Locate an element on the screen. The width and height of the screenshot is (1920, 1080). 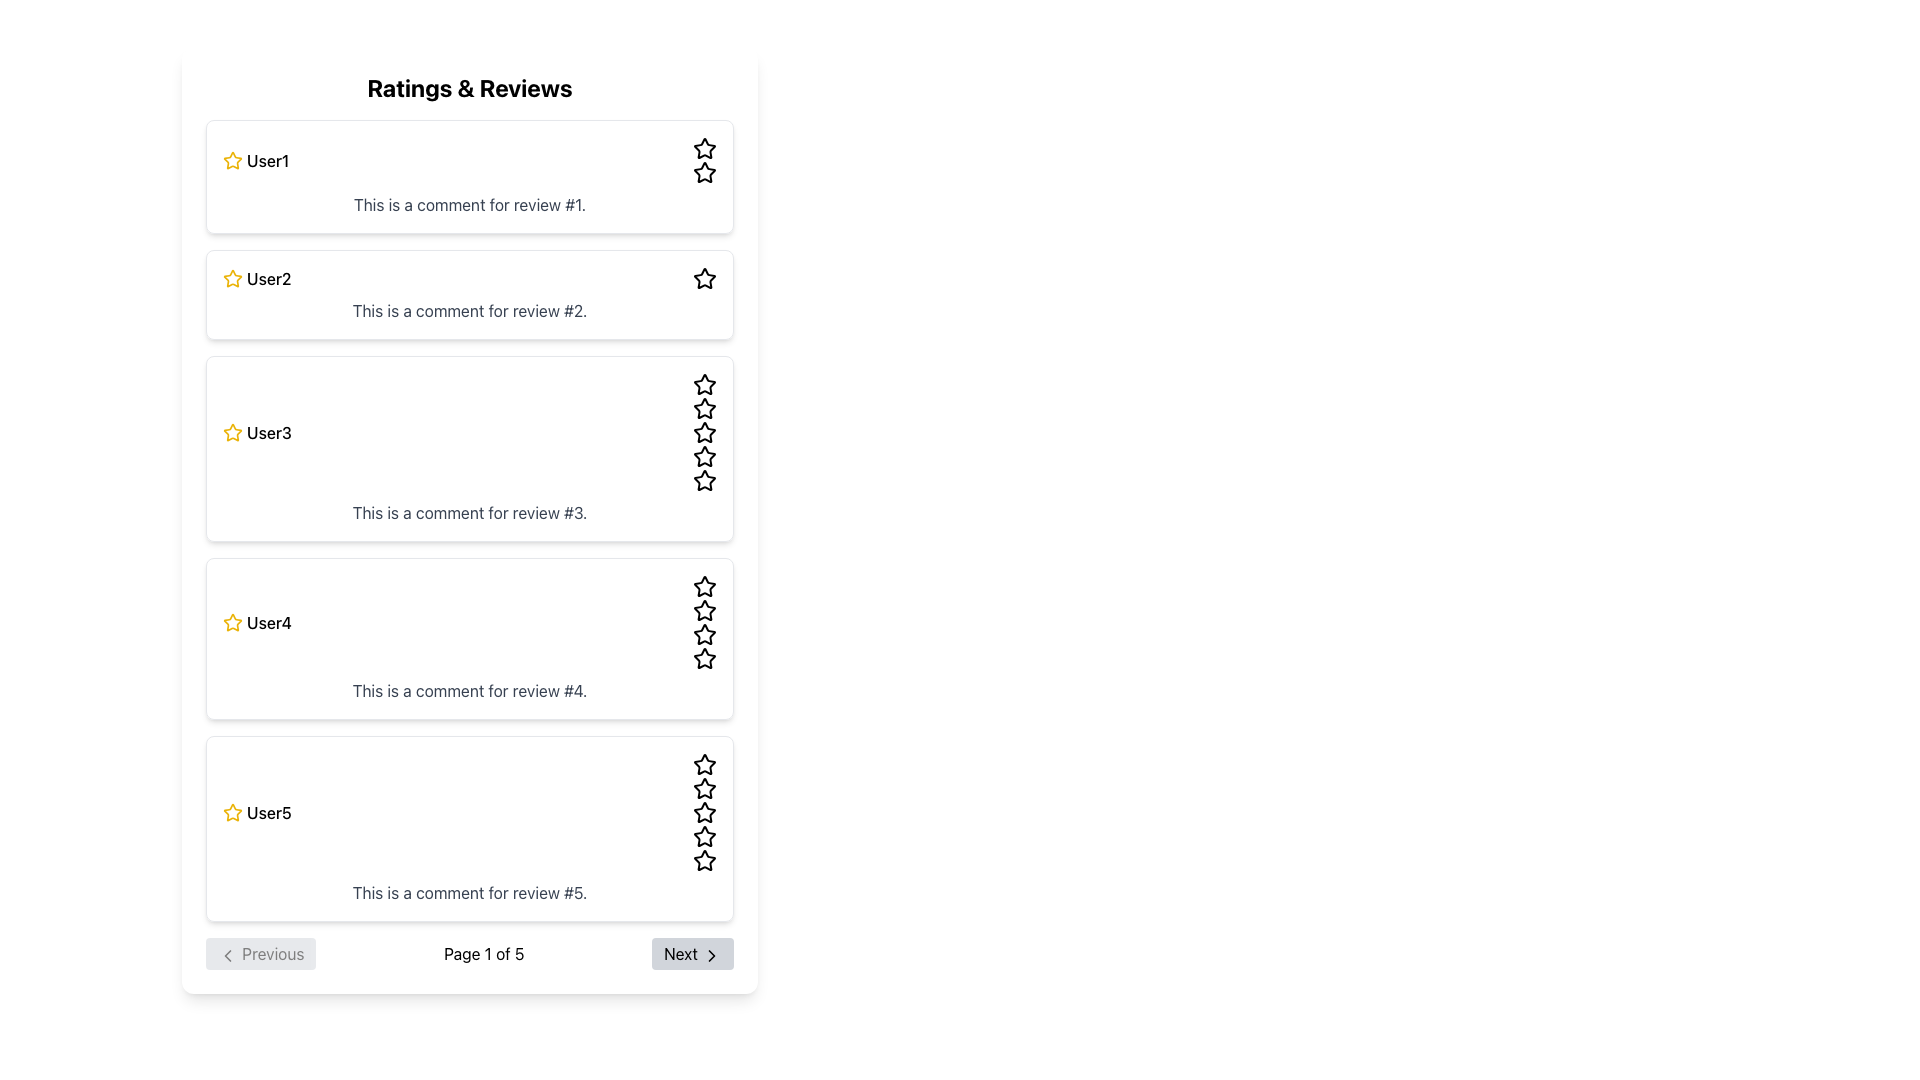
the fifth star icon, which is an outlined star used for rating, located at the bottom of the card associated with User5's comment is located at coordinates (705, 859).